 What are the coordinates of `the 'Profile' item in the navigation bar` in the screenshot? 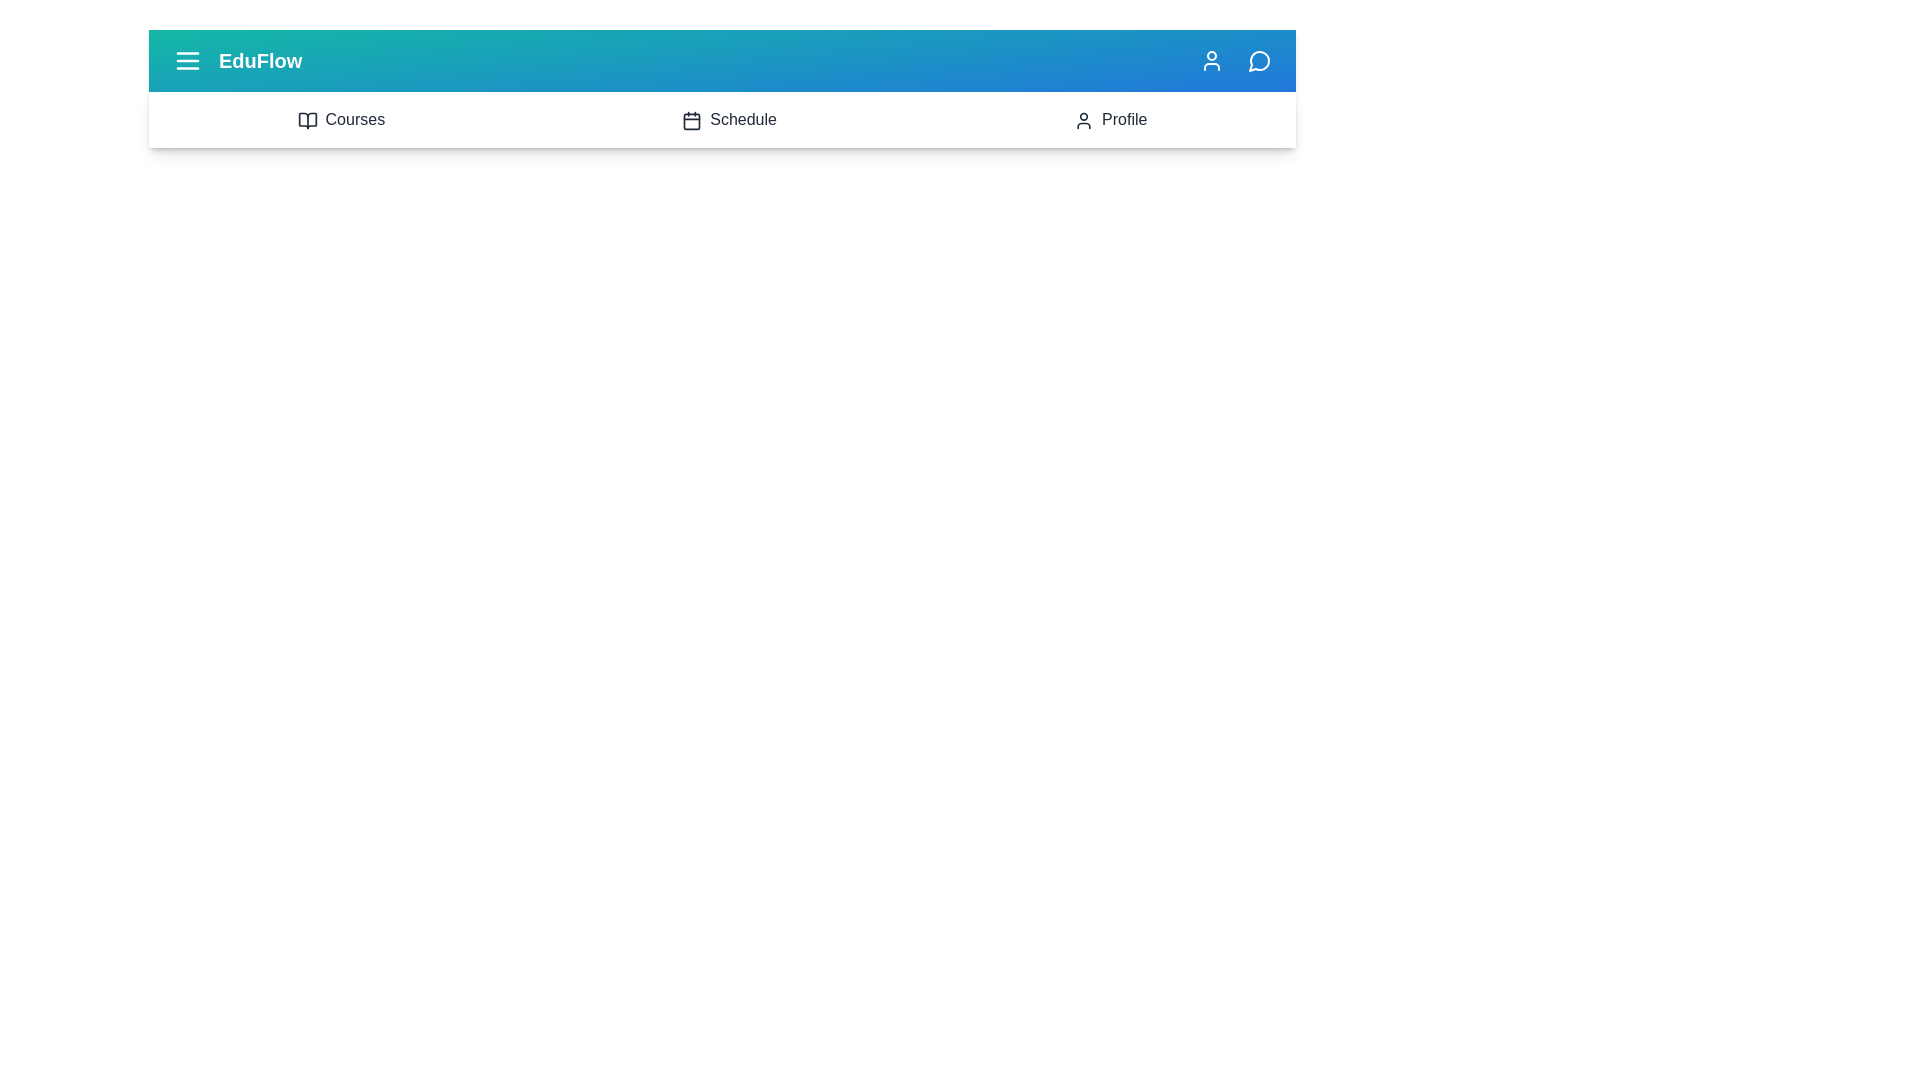 It's located at (1108, 119).